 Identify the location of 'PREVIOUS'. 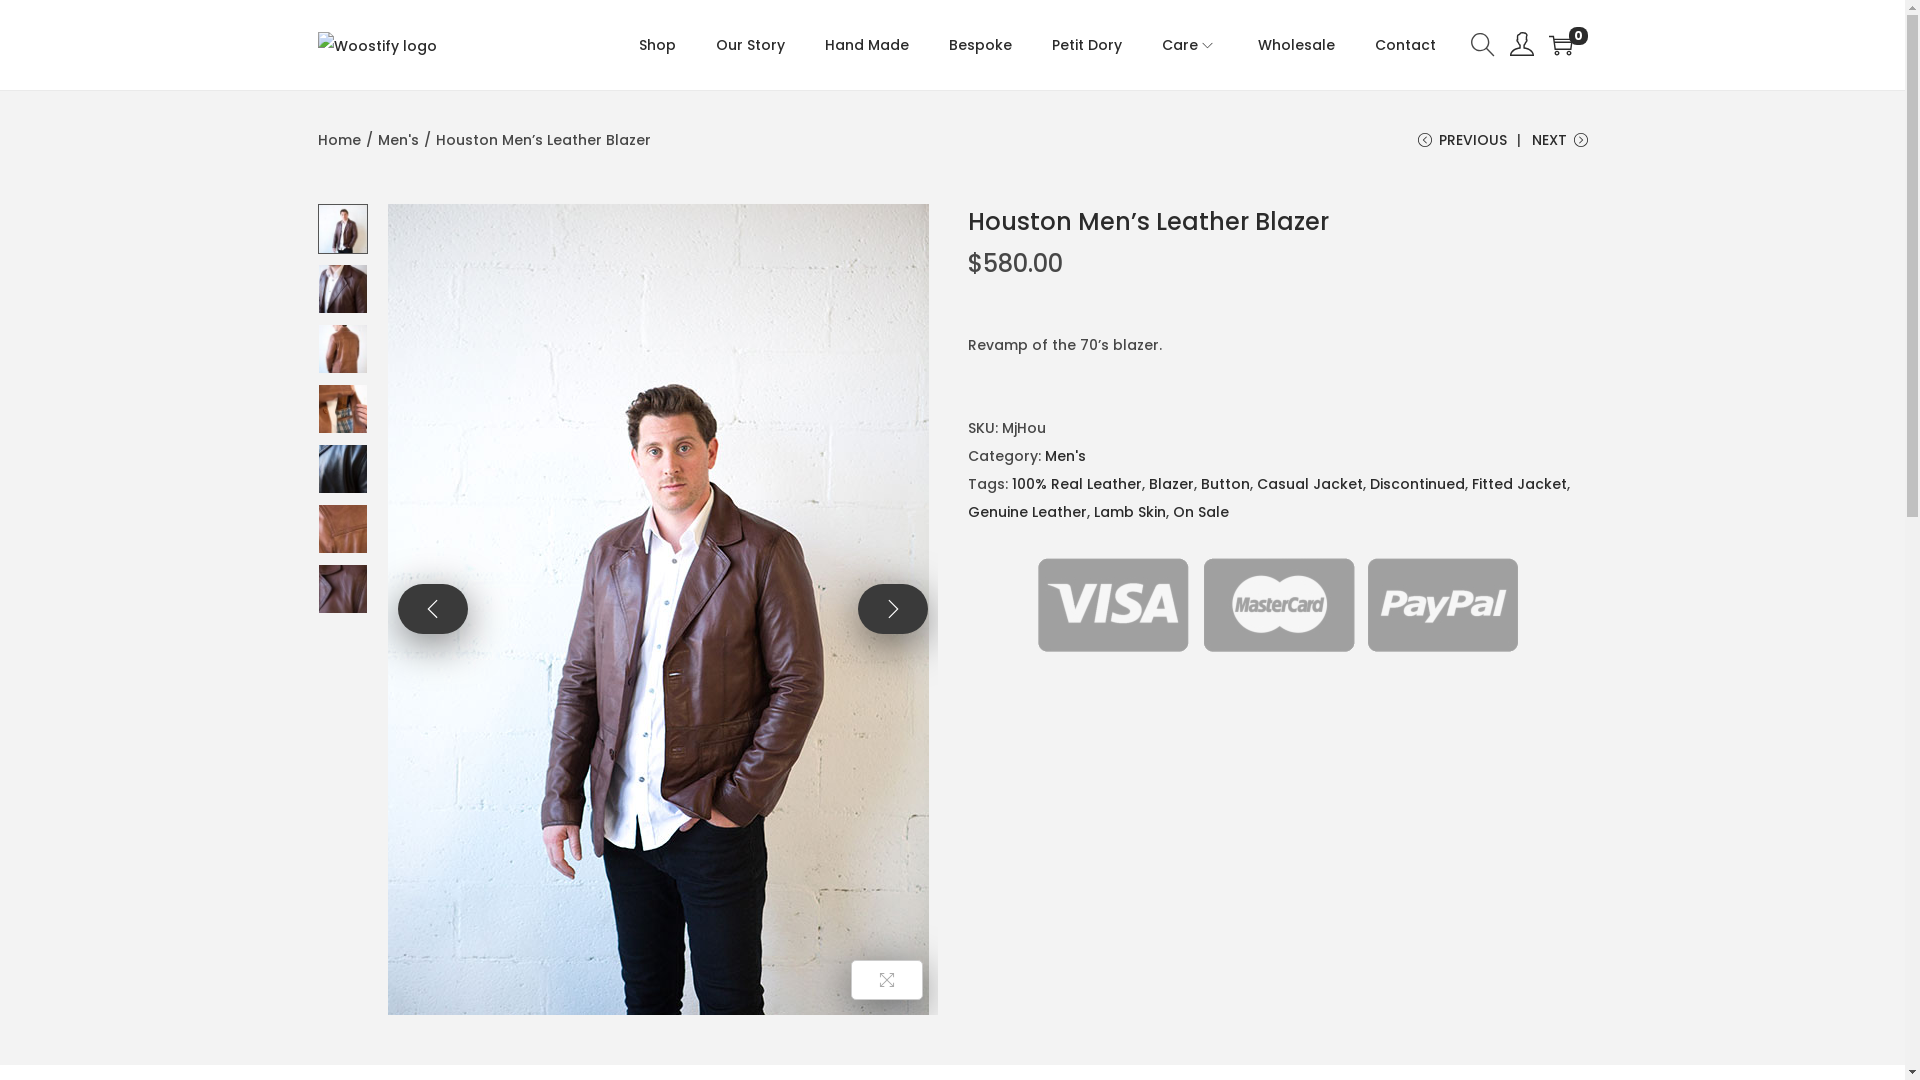
(1462, 146).